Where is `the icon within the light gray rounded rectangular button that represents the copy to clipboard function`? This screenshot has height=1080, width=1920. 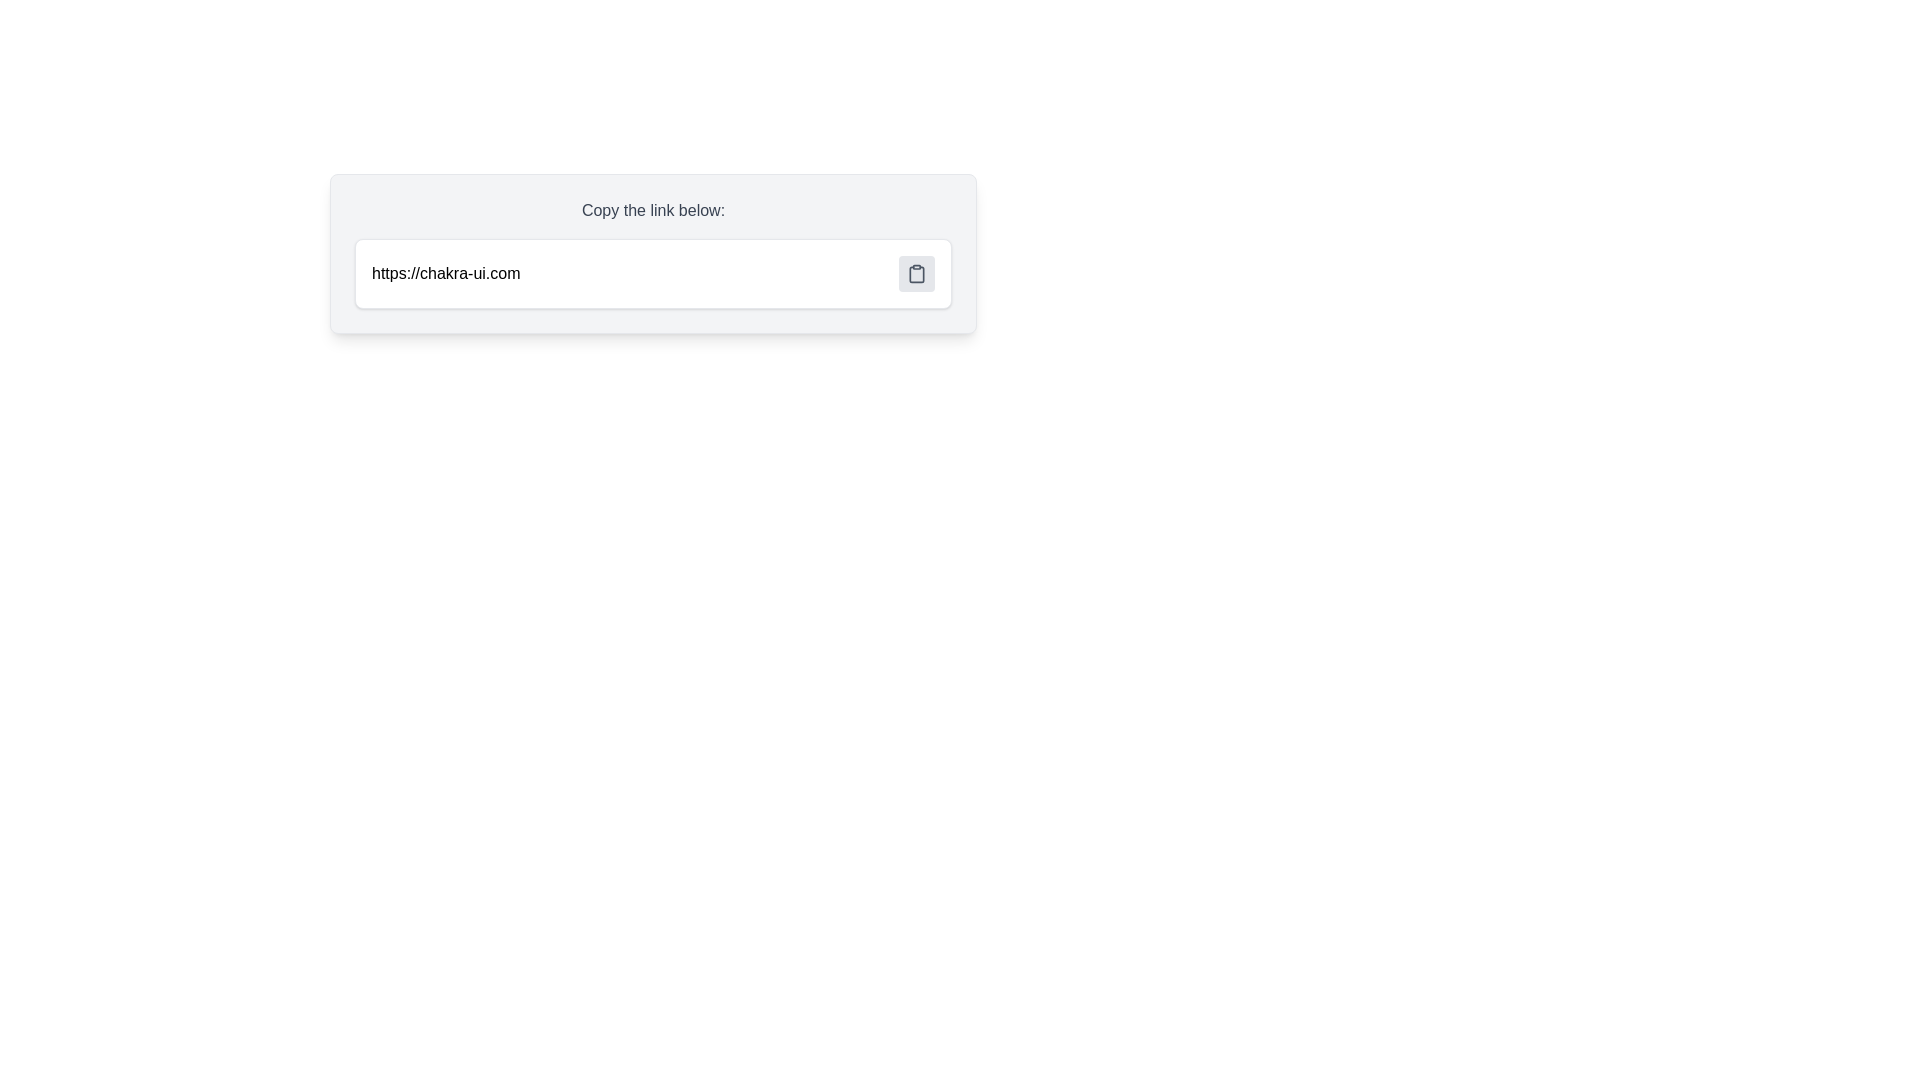 the icon within the light gray rounded rectangular button that represents the copy to clipboard function is located at coordinates (915, 273).